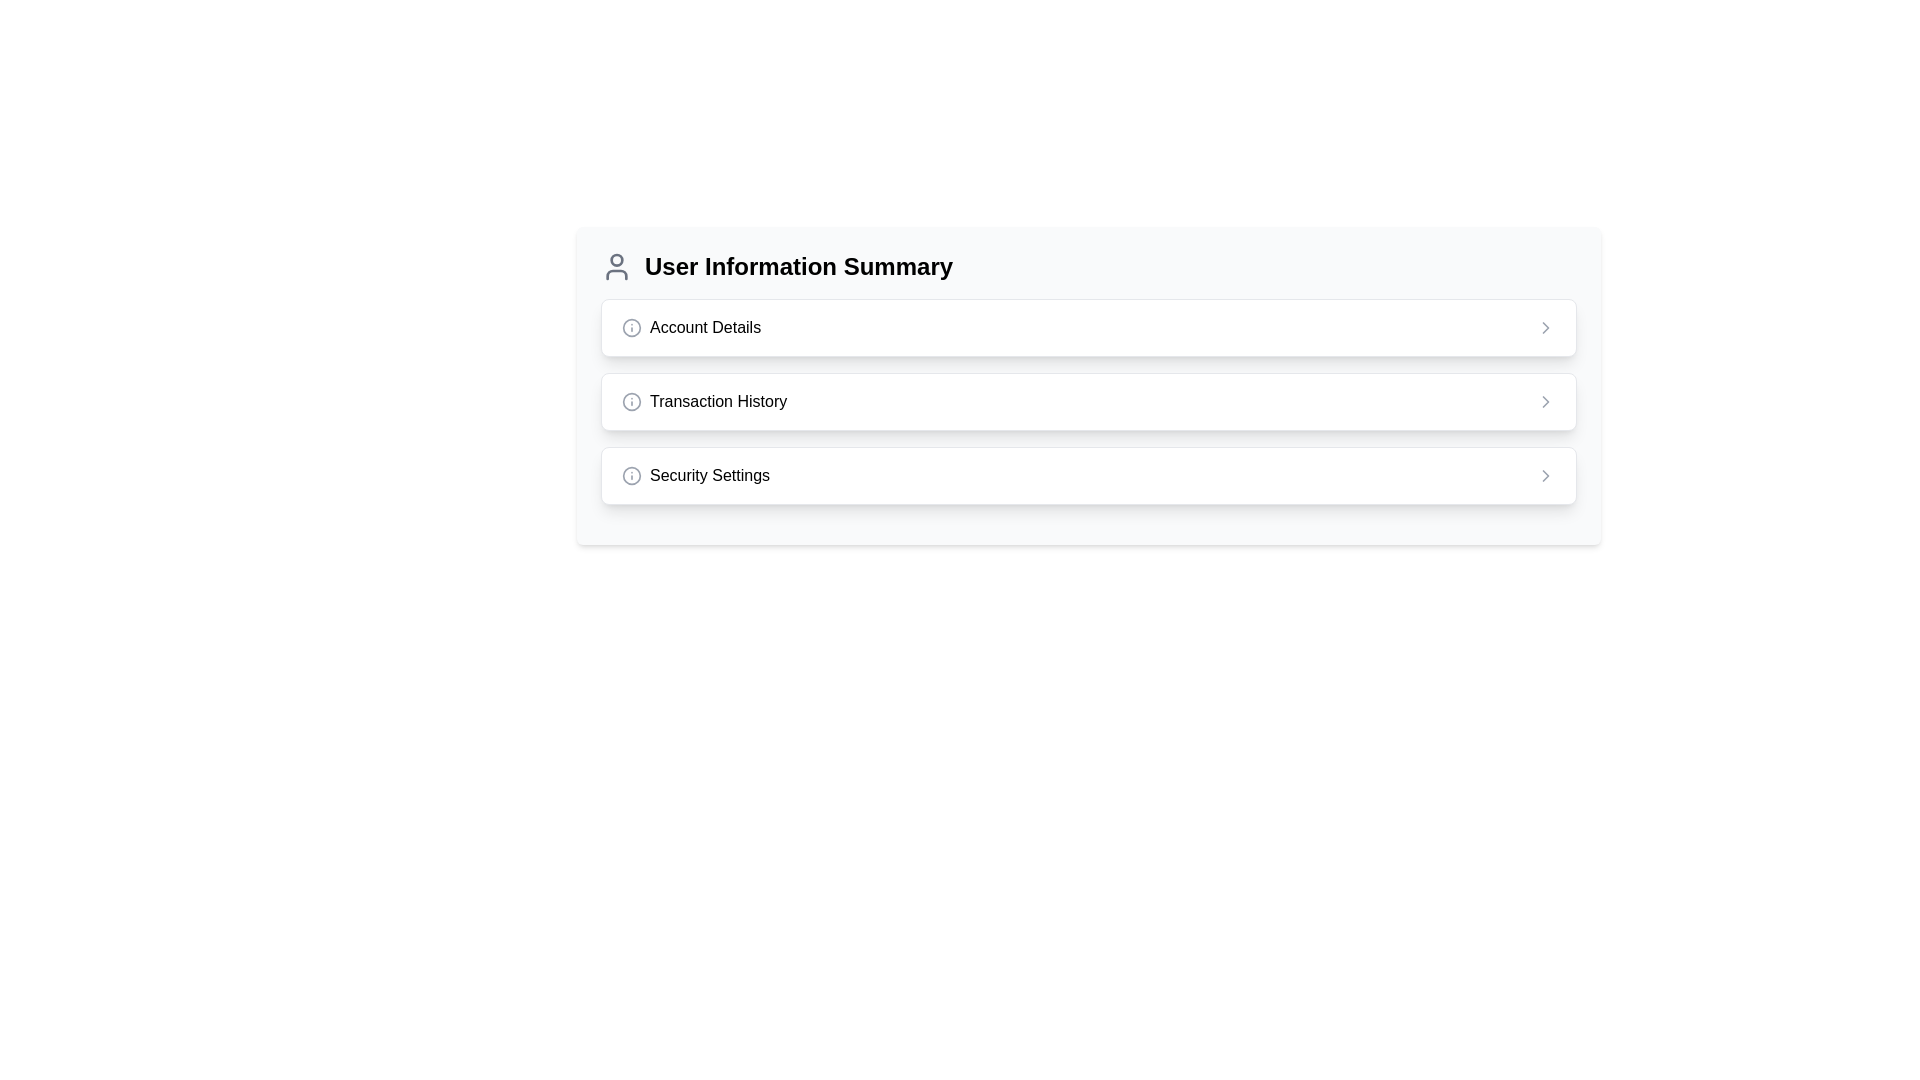  What do you see at coordinates (1544, 326) in the screenshot?
I see `the Chevron-Right icon next to the 'Account Details' row` at bounding box center [1544, 326].